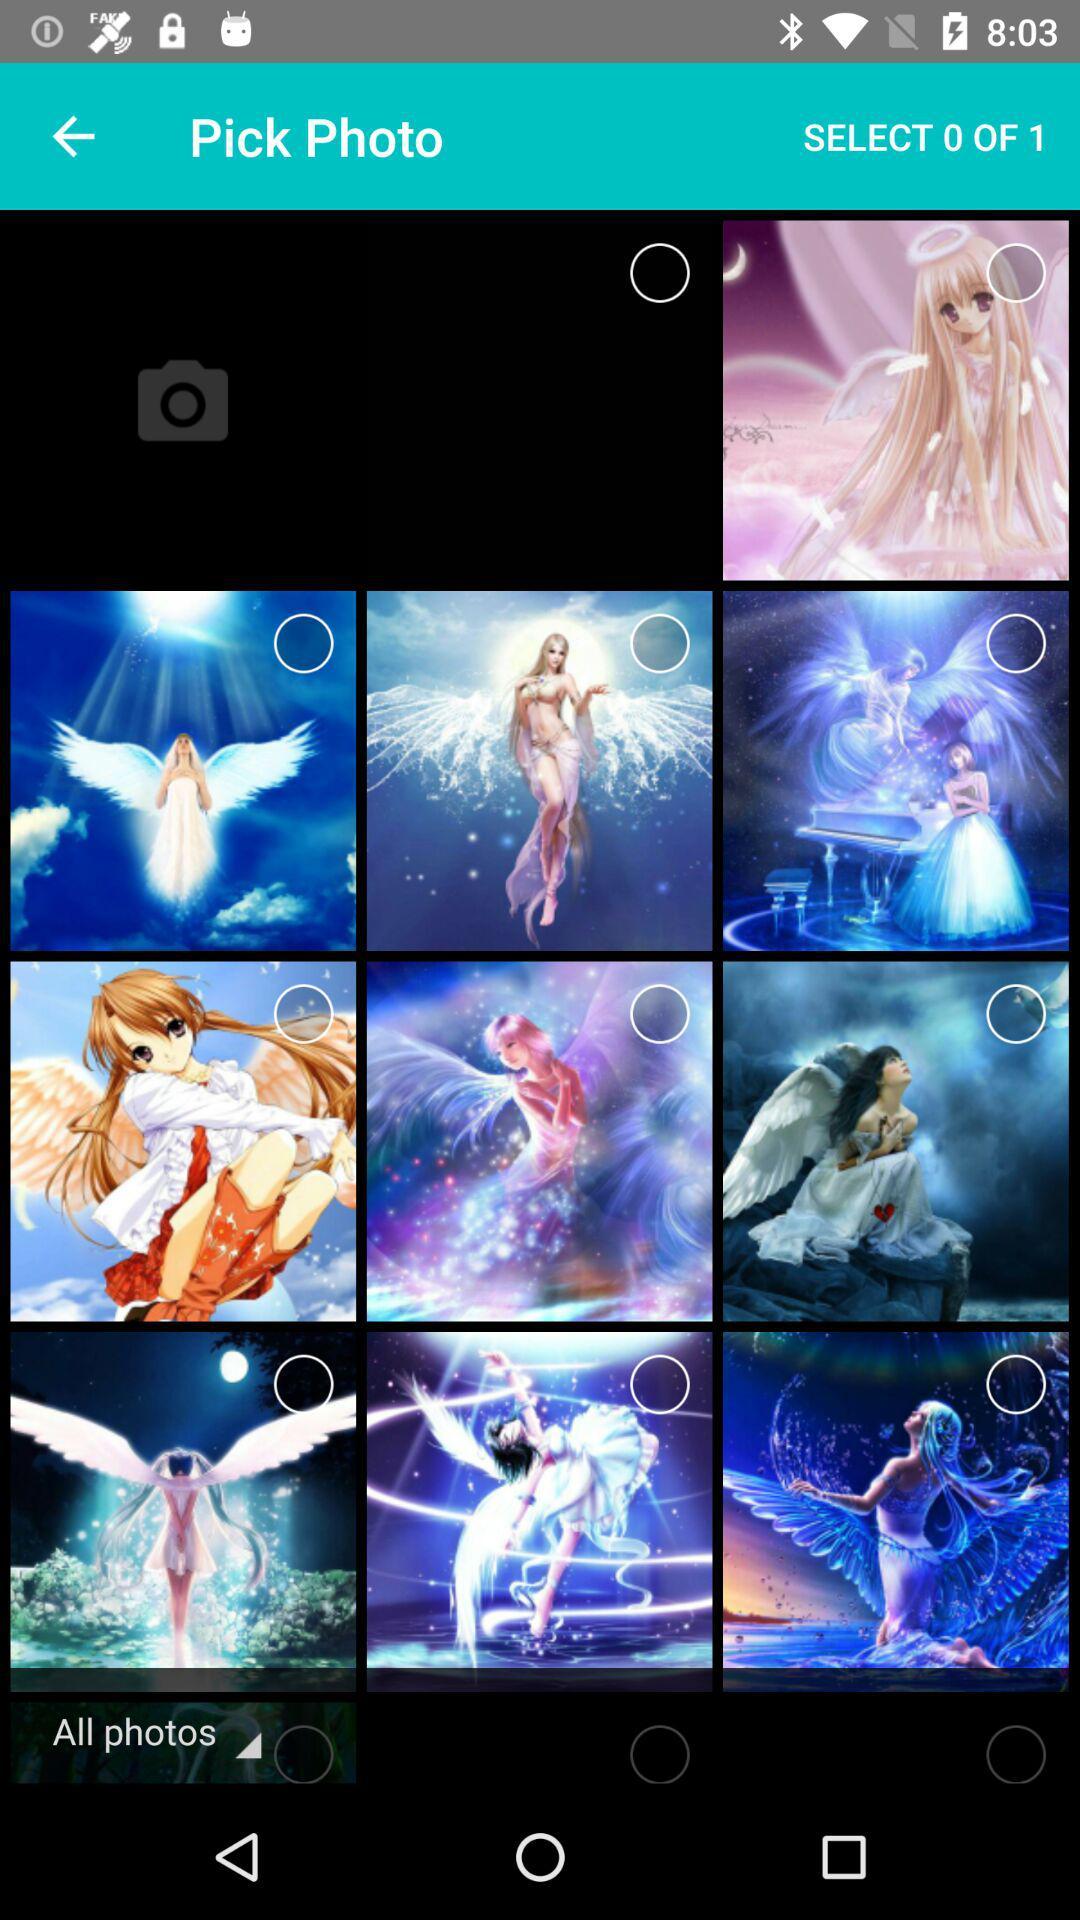 Image resolution: width=1080 pixels, height=1920 pixels. Describe the element at coordinates (659, 643) in the screenshot. I see `the image` at that location.